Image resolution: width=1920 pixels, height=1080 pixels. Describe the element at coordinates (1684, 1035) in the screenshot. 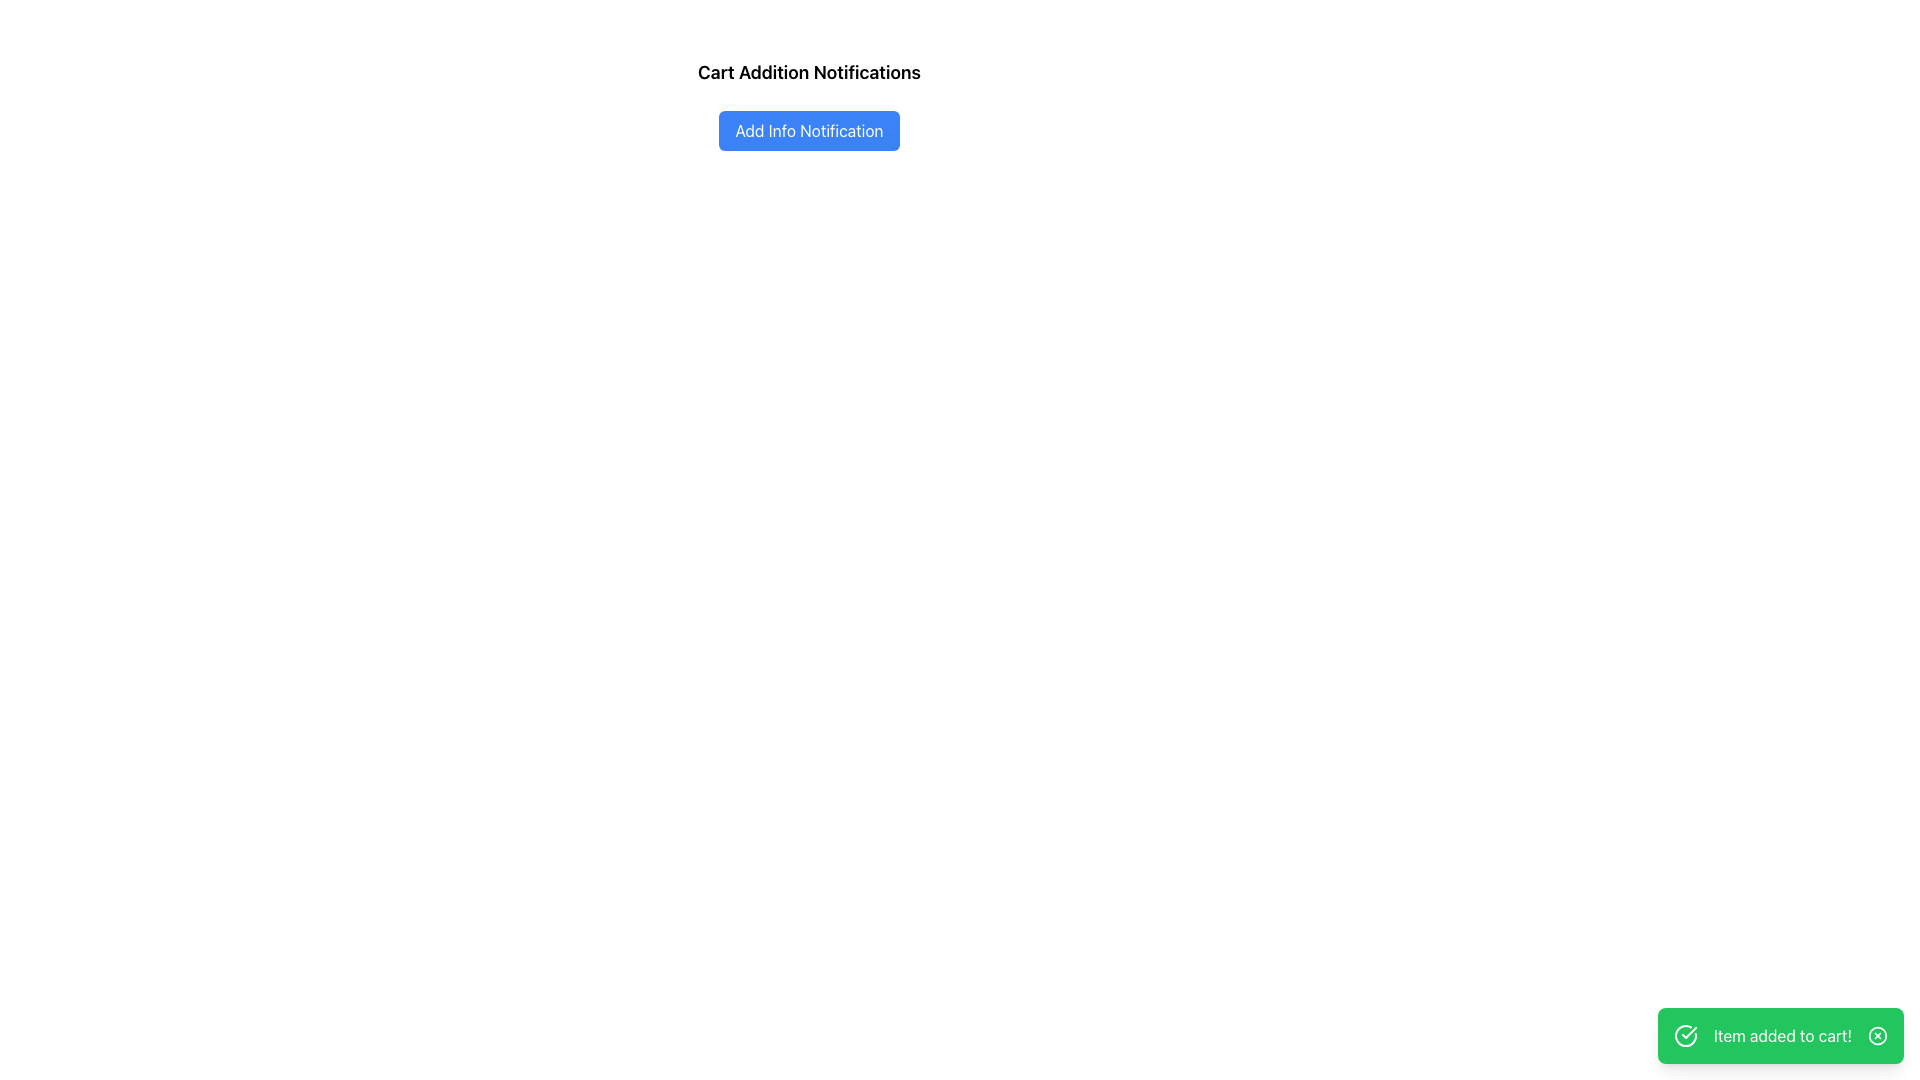

I see `the success confirmation icon located at the left side of the notification banner that reads 'Item added to cart!'` at that location.